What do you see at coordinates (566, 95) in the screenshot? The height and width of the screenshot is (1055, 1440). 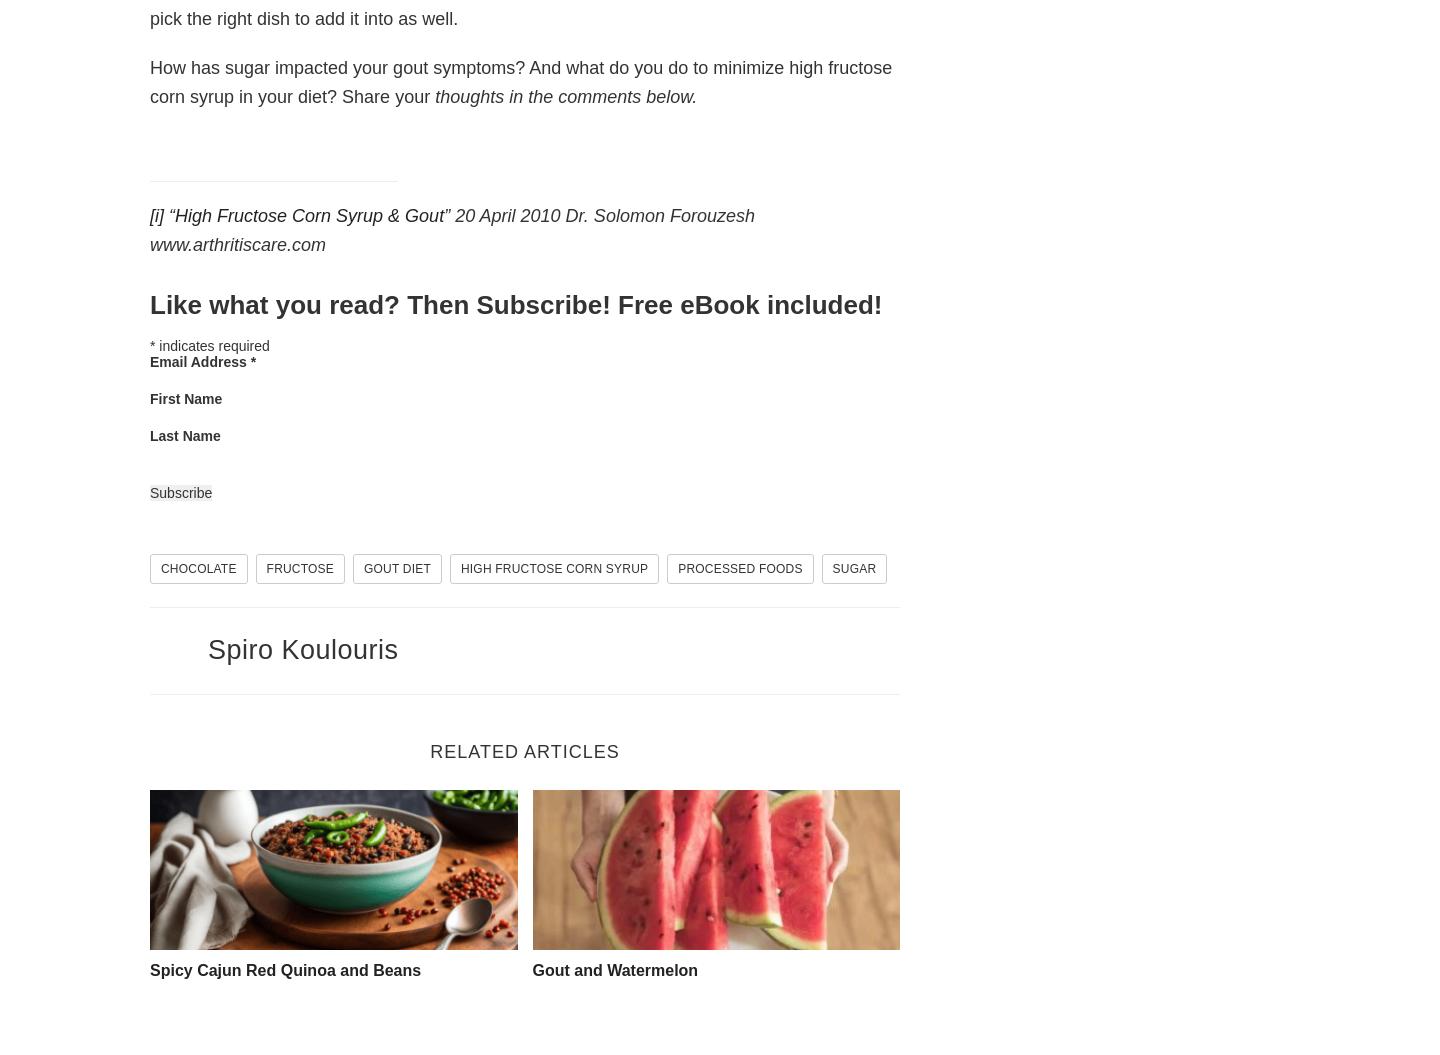 I see `'thoughts in the comments below.'` at bounding box center [566, 95].